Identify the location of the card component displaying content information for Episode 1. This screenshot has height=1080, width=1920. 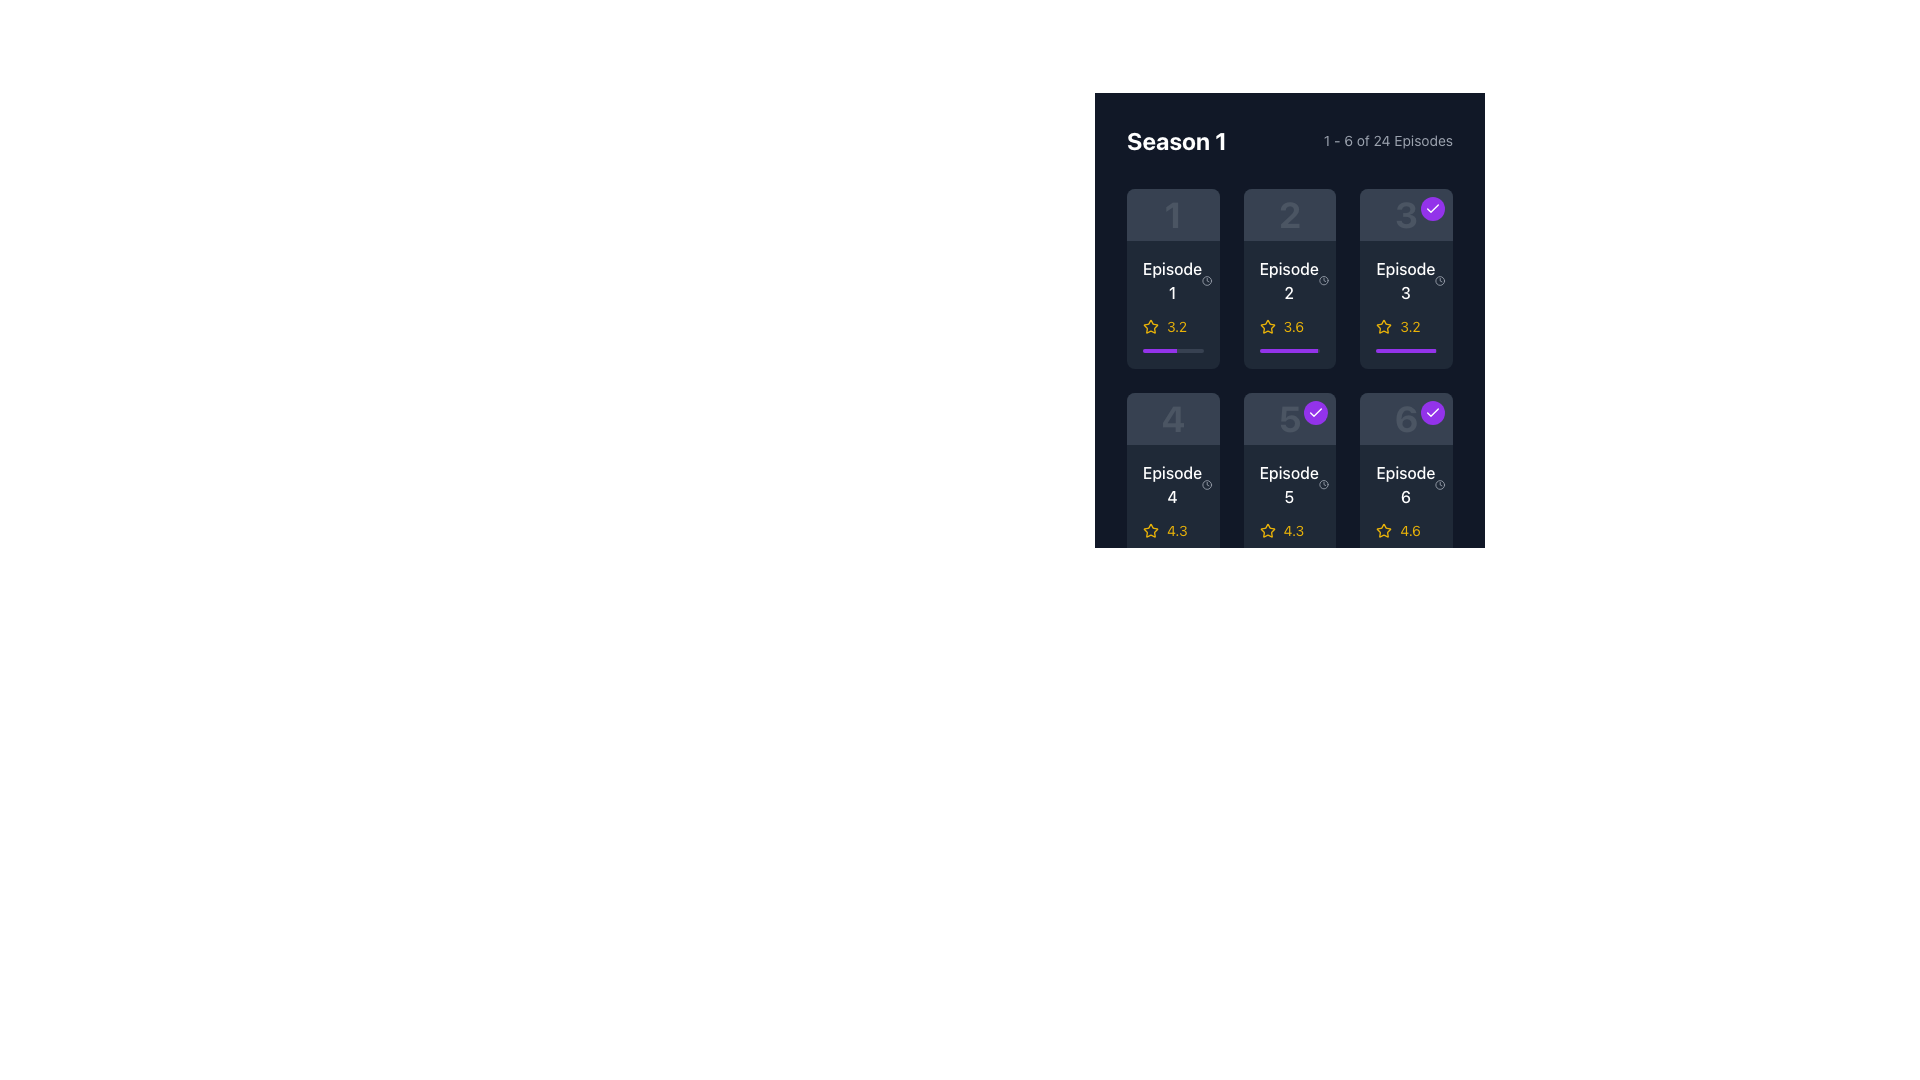
(1173, 279).